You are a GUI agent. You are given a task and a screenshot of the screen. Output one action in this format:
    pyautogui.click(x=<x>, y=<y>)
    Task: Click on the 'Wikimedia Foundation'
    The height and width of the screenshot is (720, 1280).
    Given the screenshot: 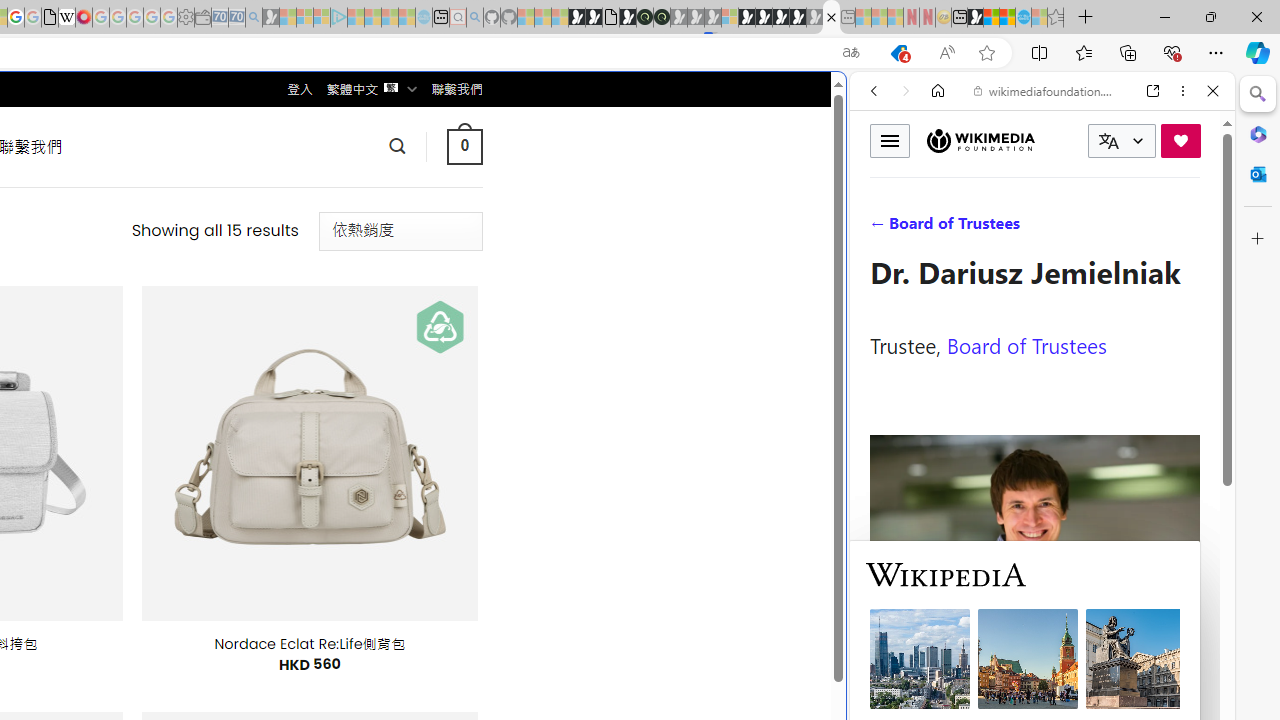 What is the action you would take?
    pyautogui.click(x=980, y=140)
    